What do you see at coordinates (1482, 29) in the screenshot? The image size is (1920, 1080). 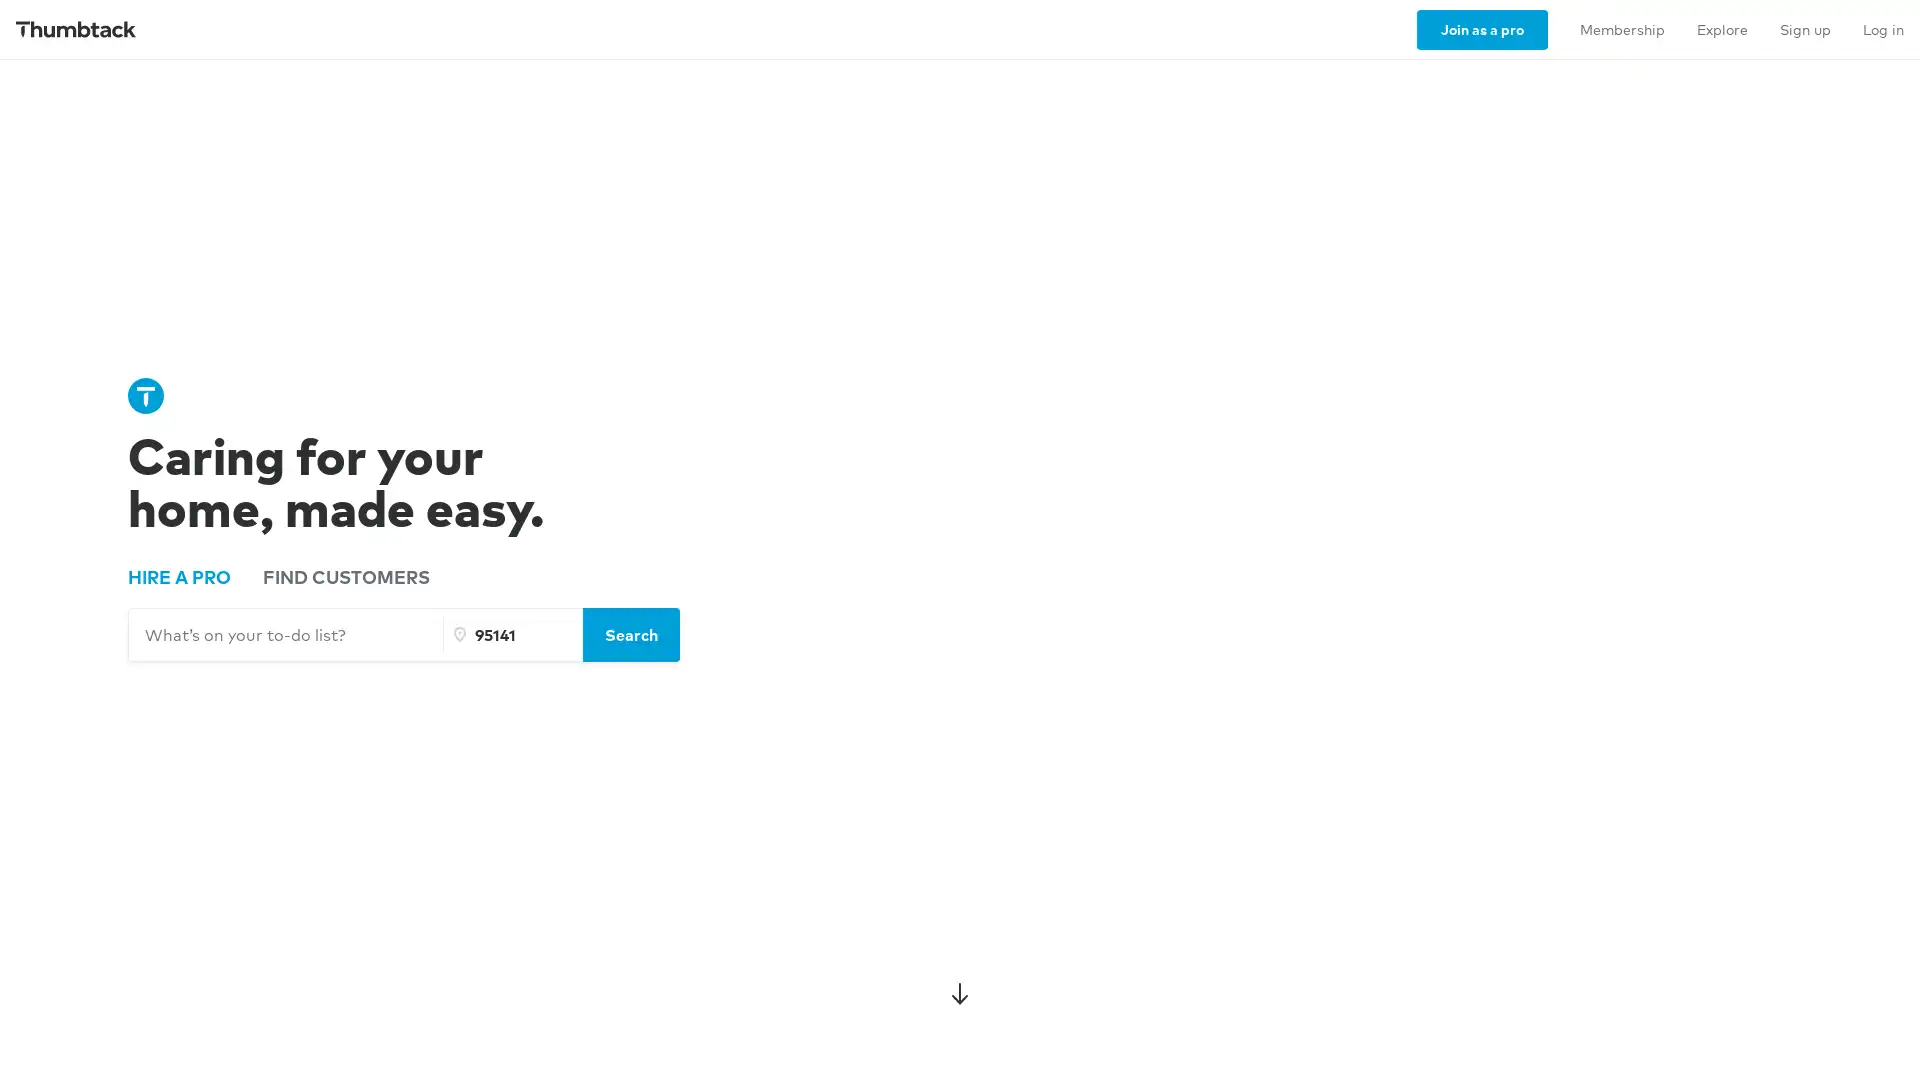 I see `Join as a pro` at bounding box center [1482, 29].